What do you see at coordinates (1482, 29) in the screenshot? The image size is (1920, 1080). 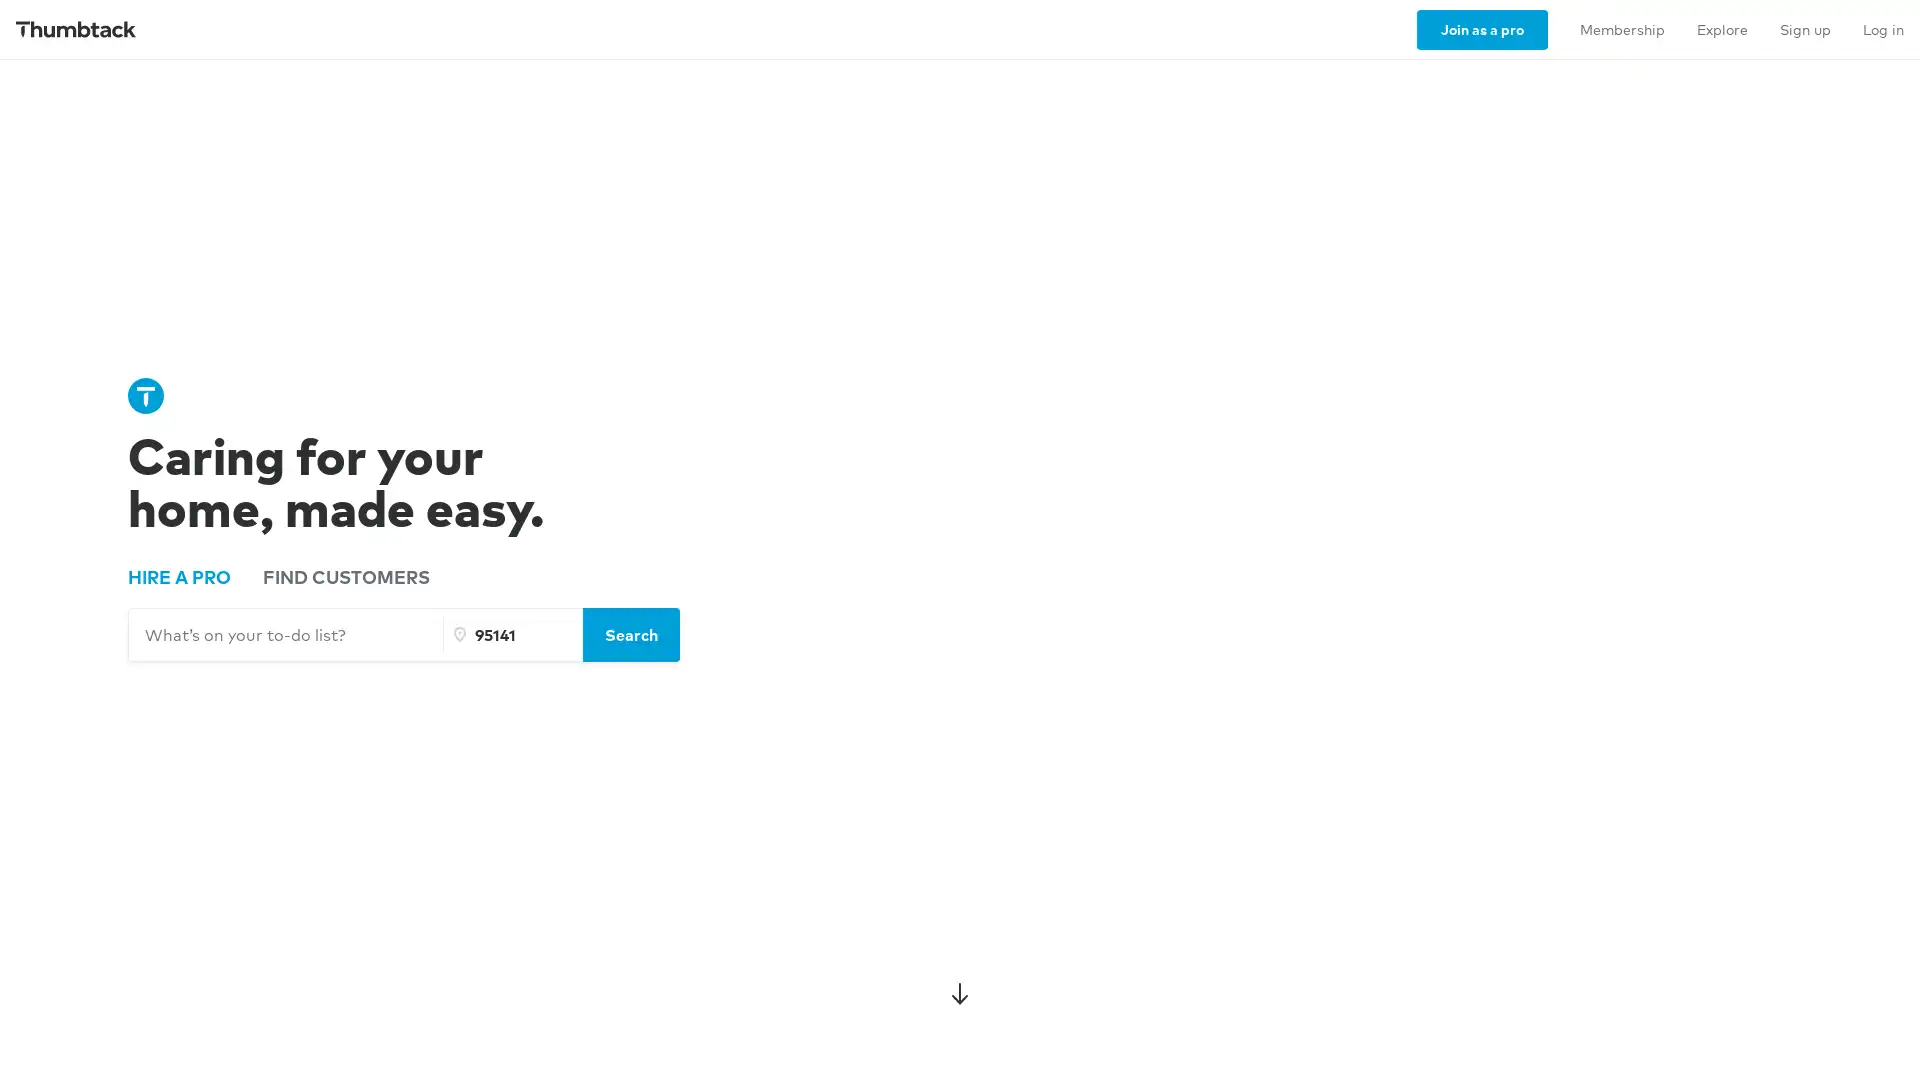 I see `Join as a pro` at bounding box center [1482, 29].